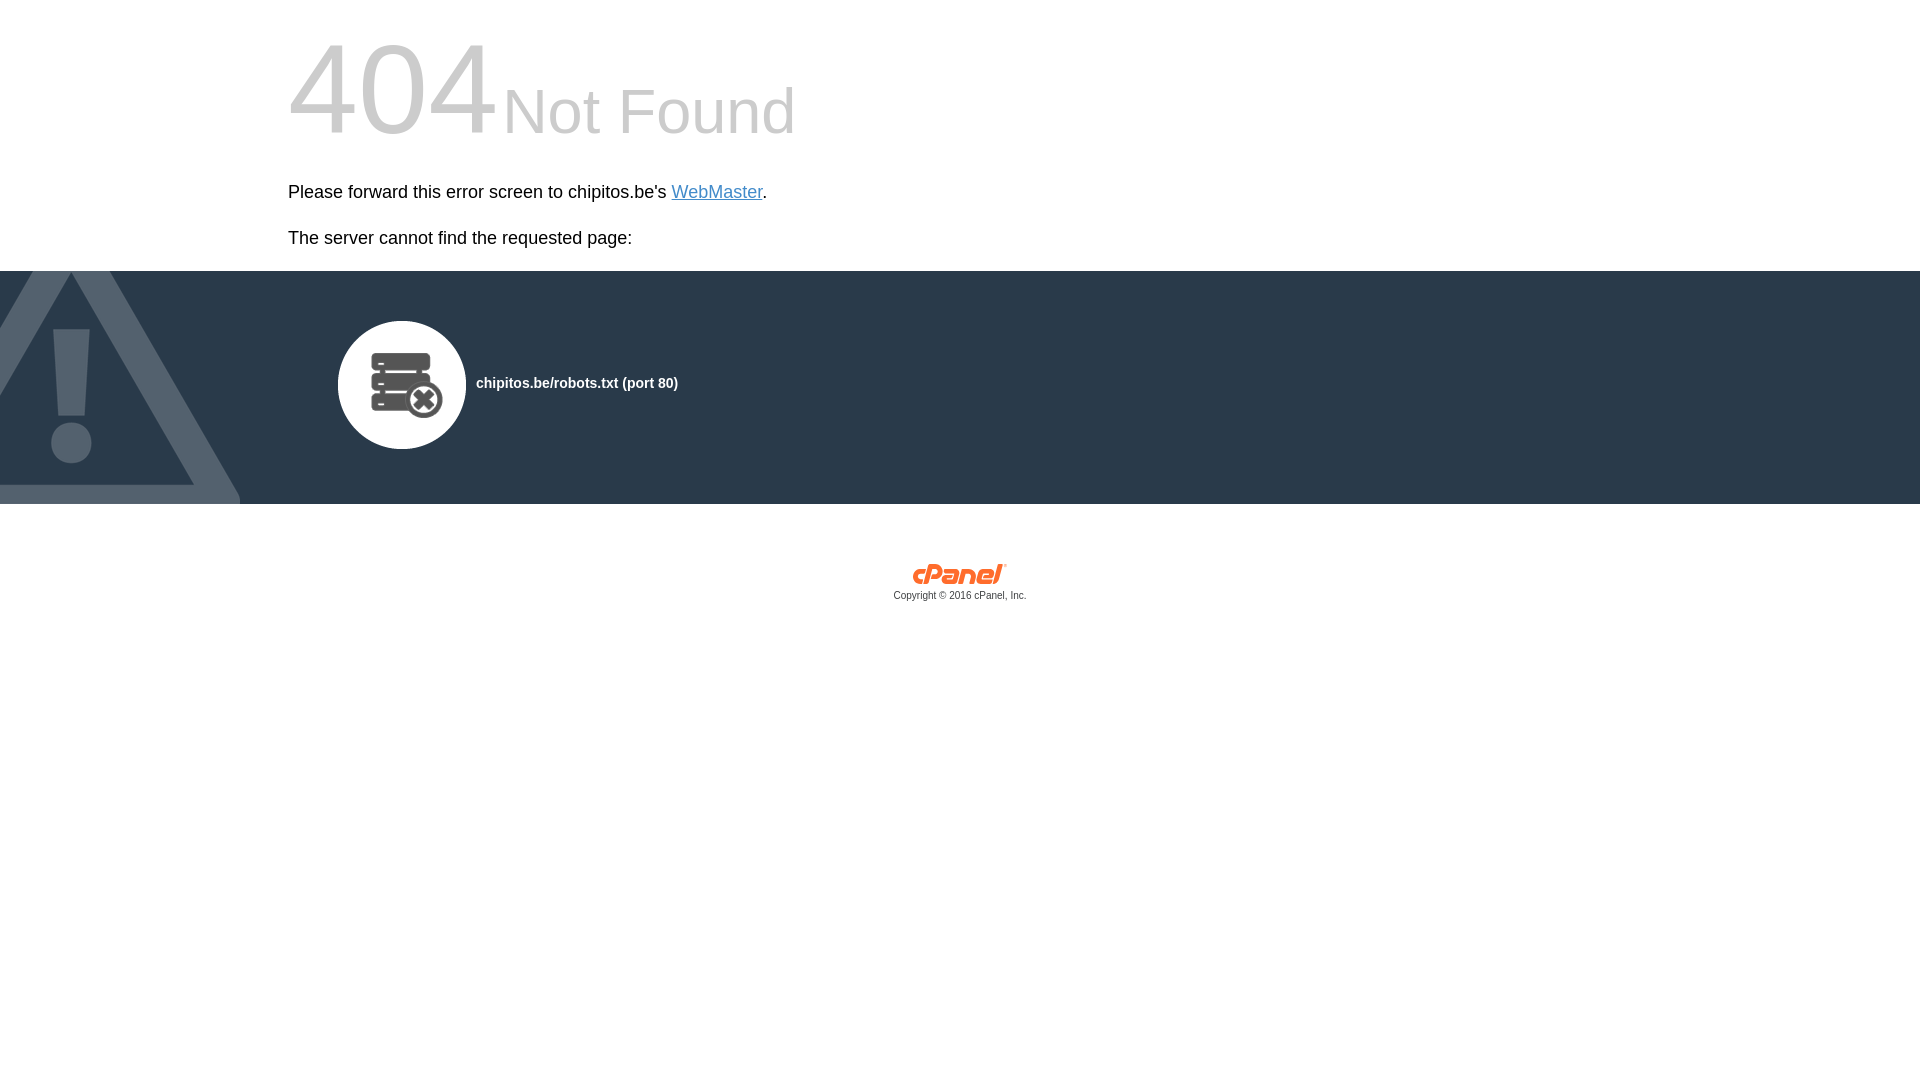 This screenshot has width=1920, height=1080. Describe the element at coordinates (717, 192) in the screenshot. I see `'WebMaster'` at that location.